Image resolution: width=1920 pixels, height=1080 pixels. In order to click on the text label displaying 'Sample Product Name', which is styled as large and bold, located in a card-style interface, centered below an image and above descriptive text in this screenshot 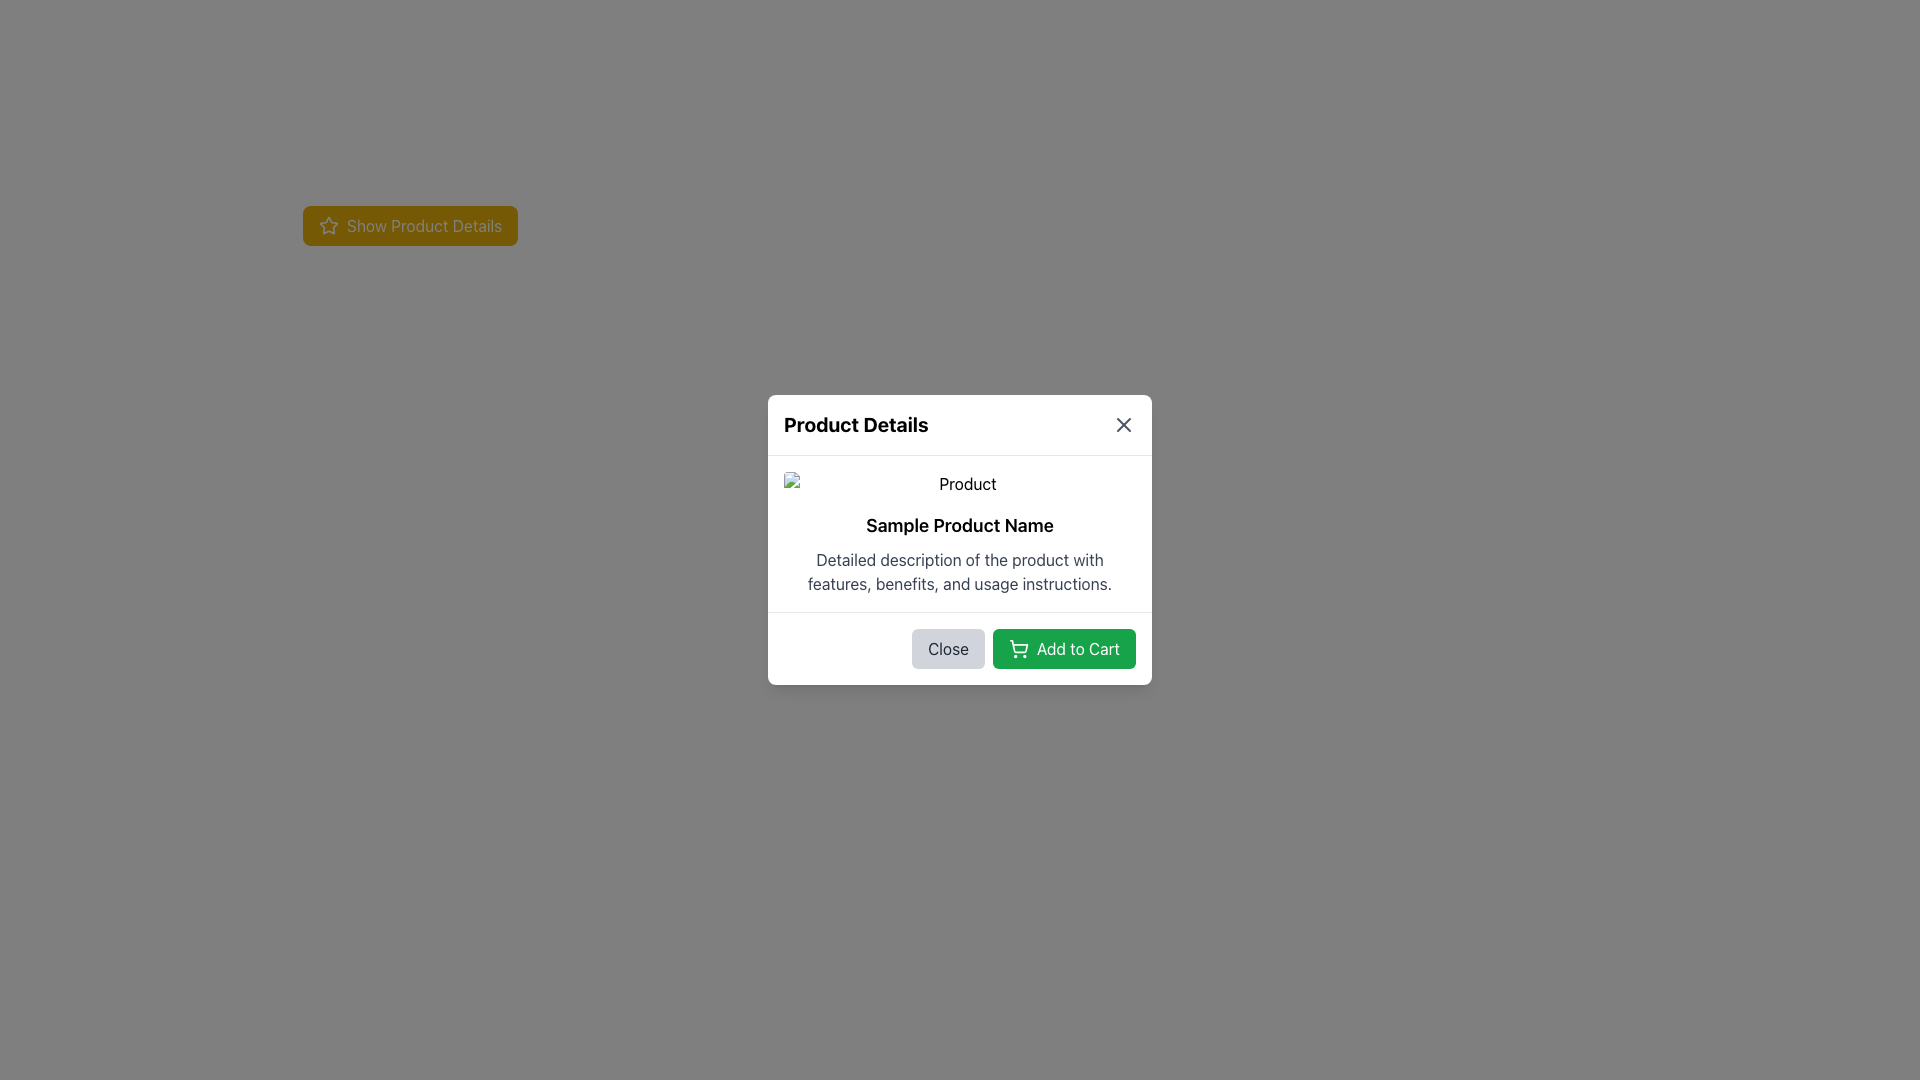, I will do `click(960, 524)`.